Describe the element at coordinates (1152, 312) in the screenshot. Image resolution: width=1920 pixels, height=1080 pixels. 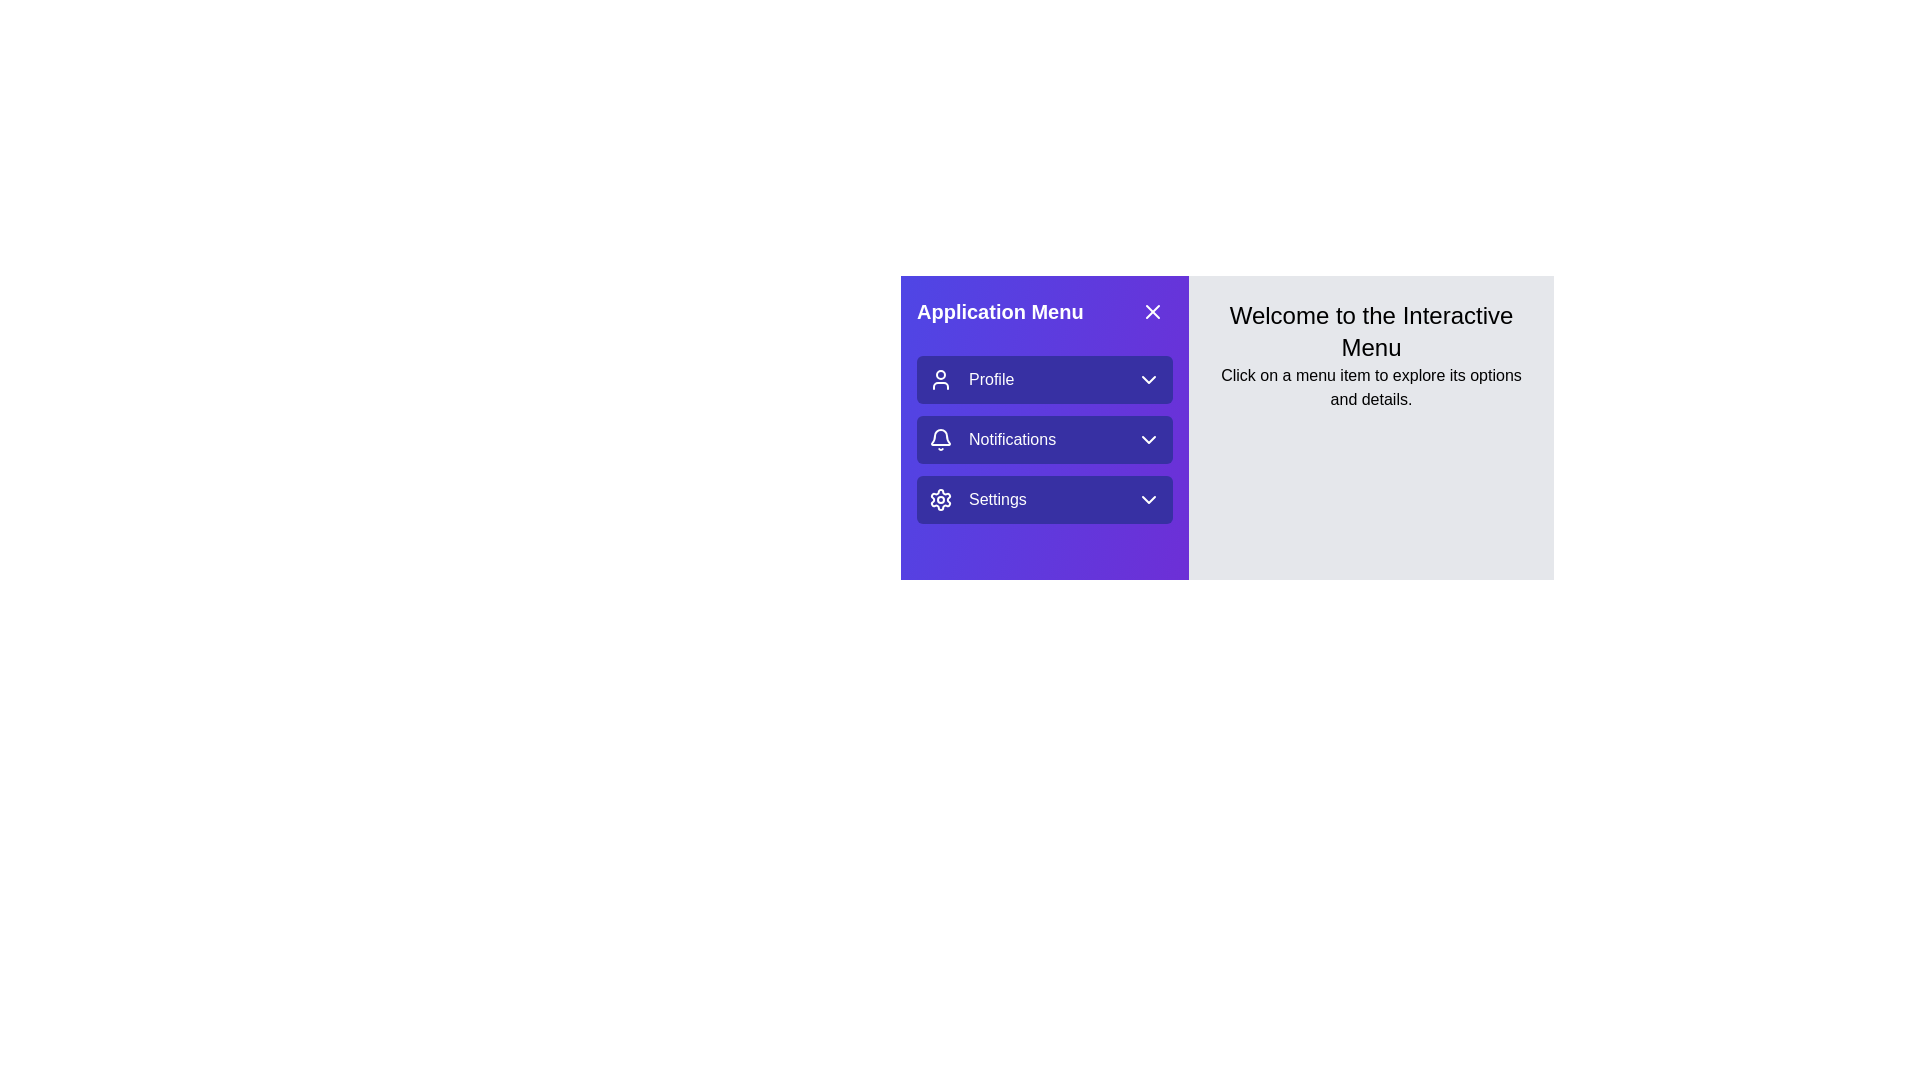
I see `the 'X' icon button located at the top-right corner of the purple section labeled 'Application Menu' to interact with it` at that location.